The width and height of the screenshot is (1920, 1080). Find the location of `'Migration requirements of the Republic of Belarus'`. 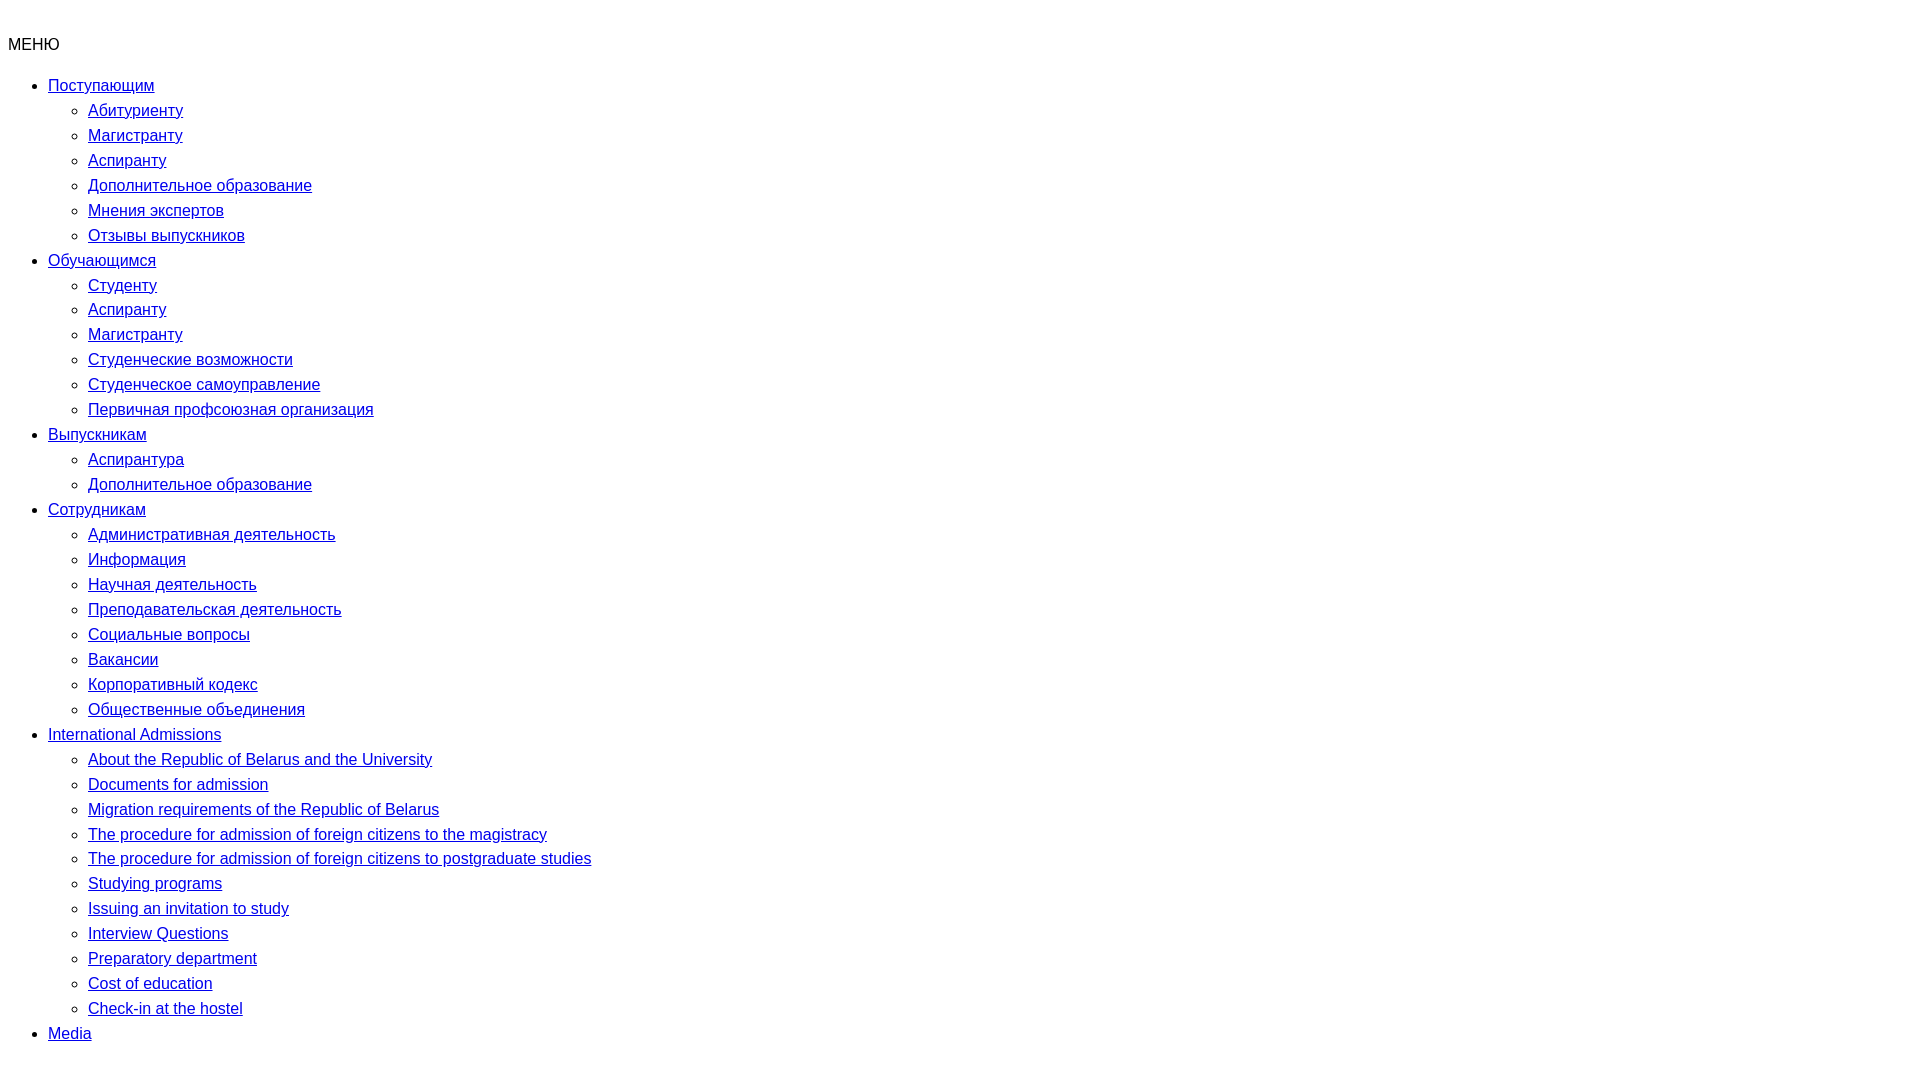

'Migration requirements of the Republic of Belarus' is located at coordinates (262, 808).